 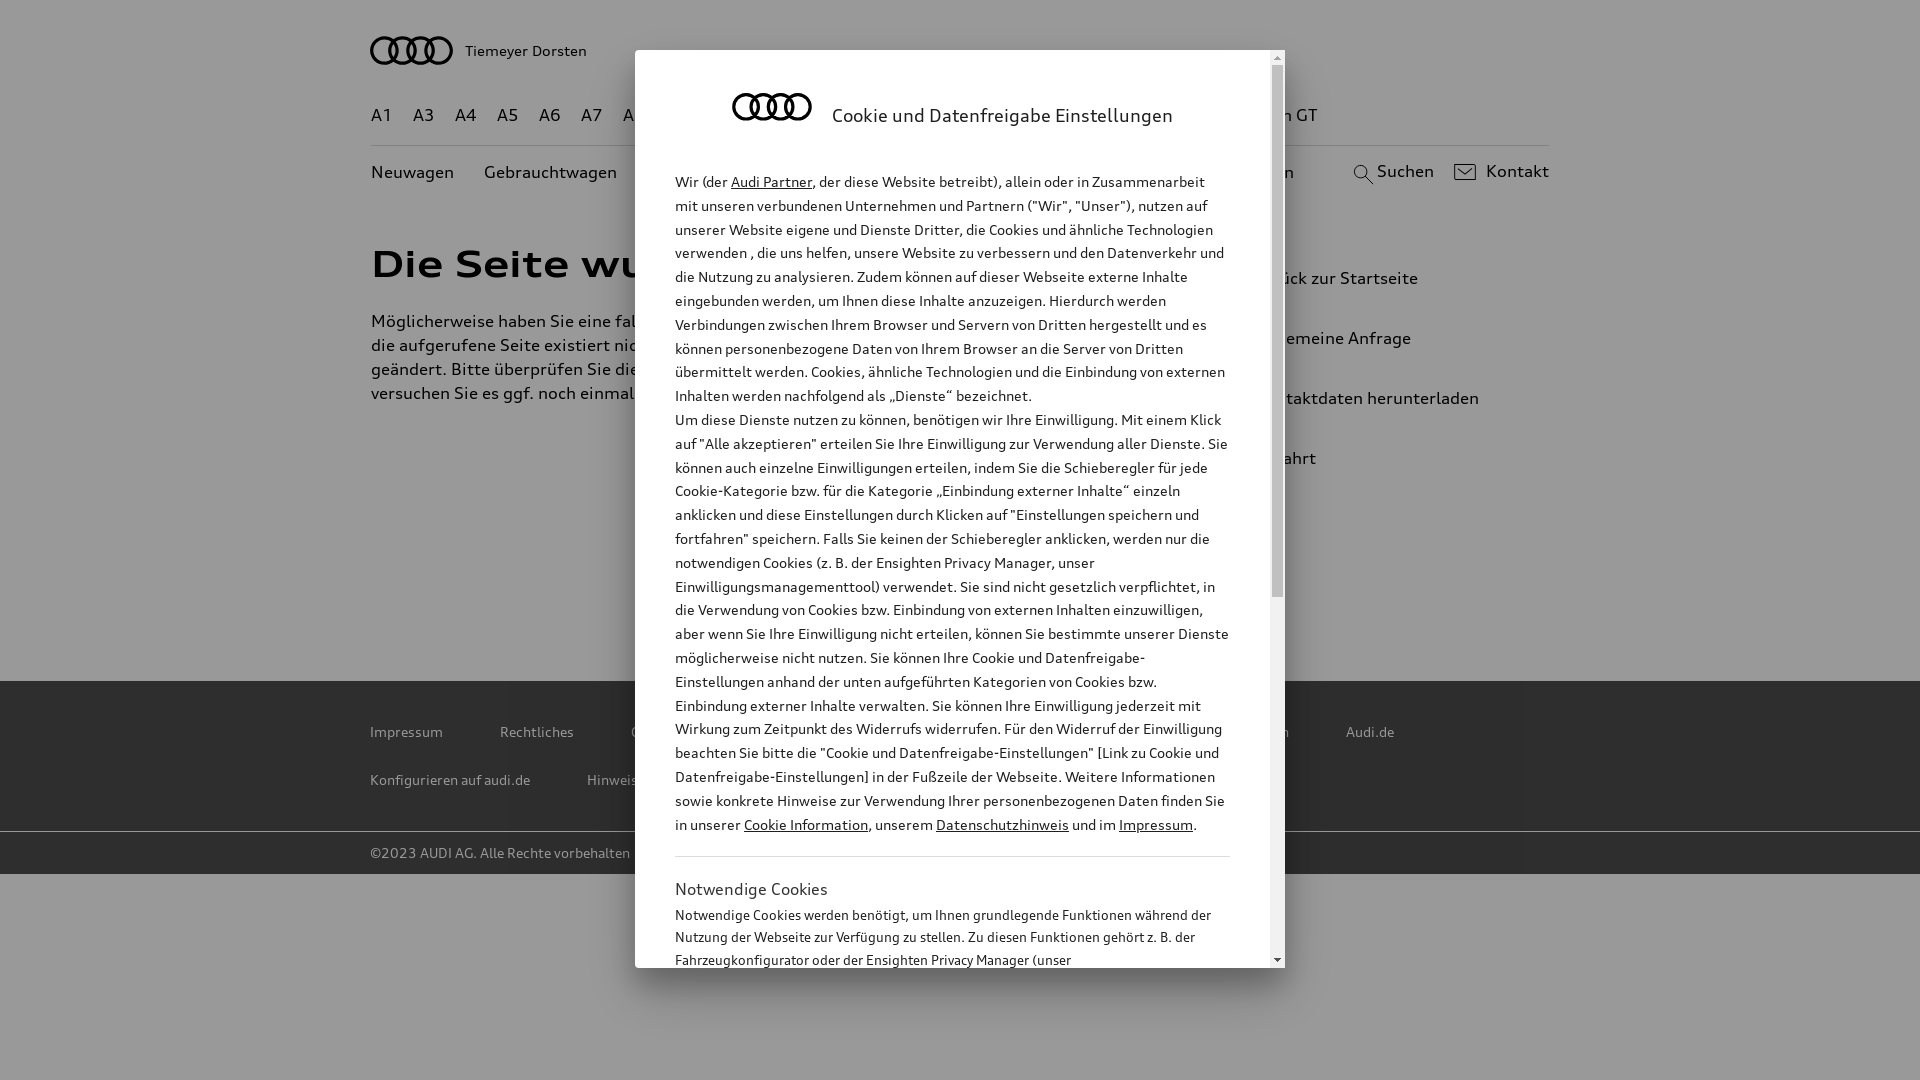 What do you see at coordinates (449, 778) in the screenshot?
I see `'Konfigurieren auf audi.de'` at bounding box center [449, 778].